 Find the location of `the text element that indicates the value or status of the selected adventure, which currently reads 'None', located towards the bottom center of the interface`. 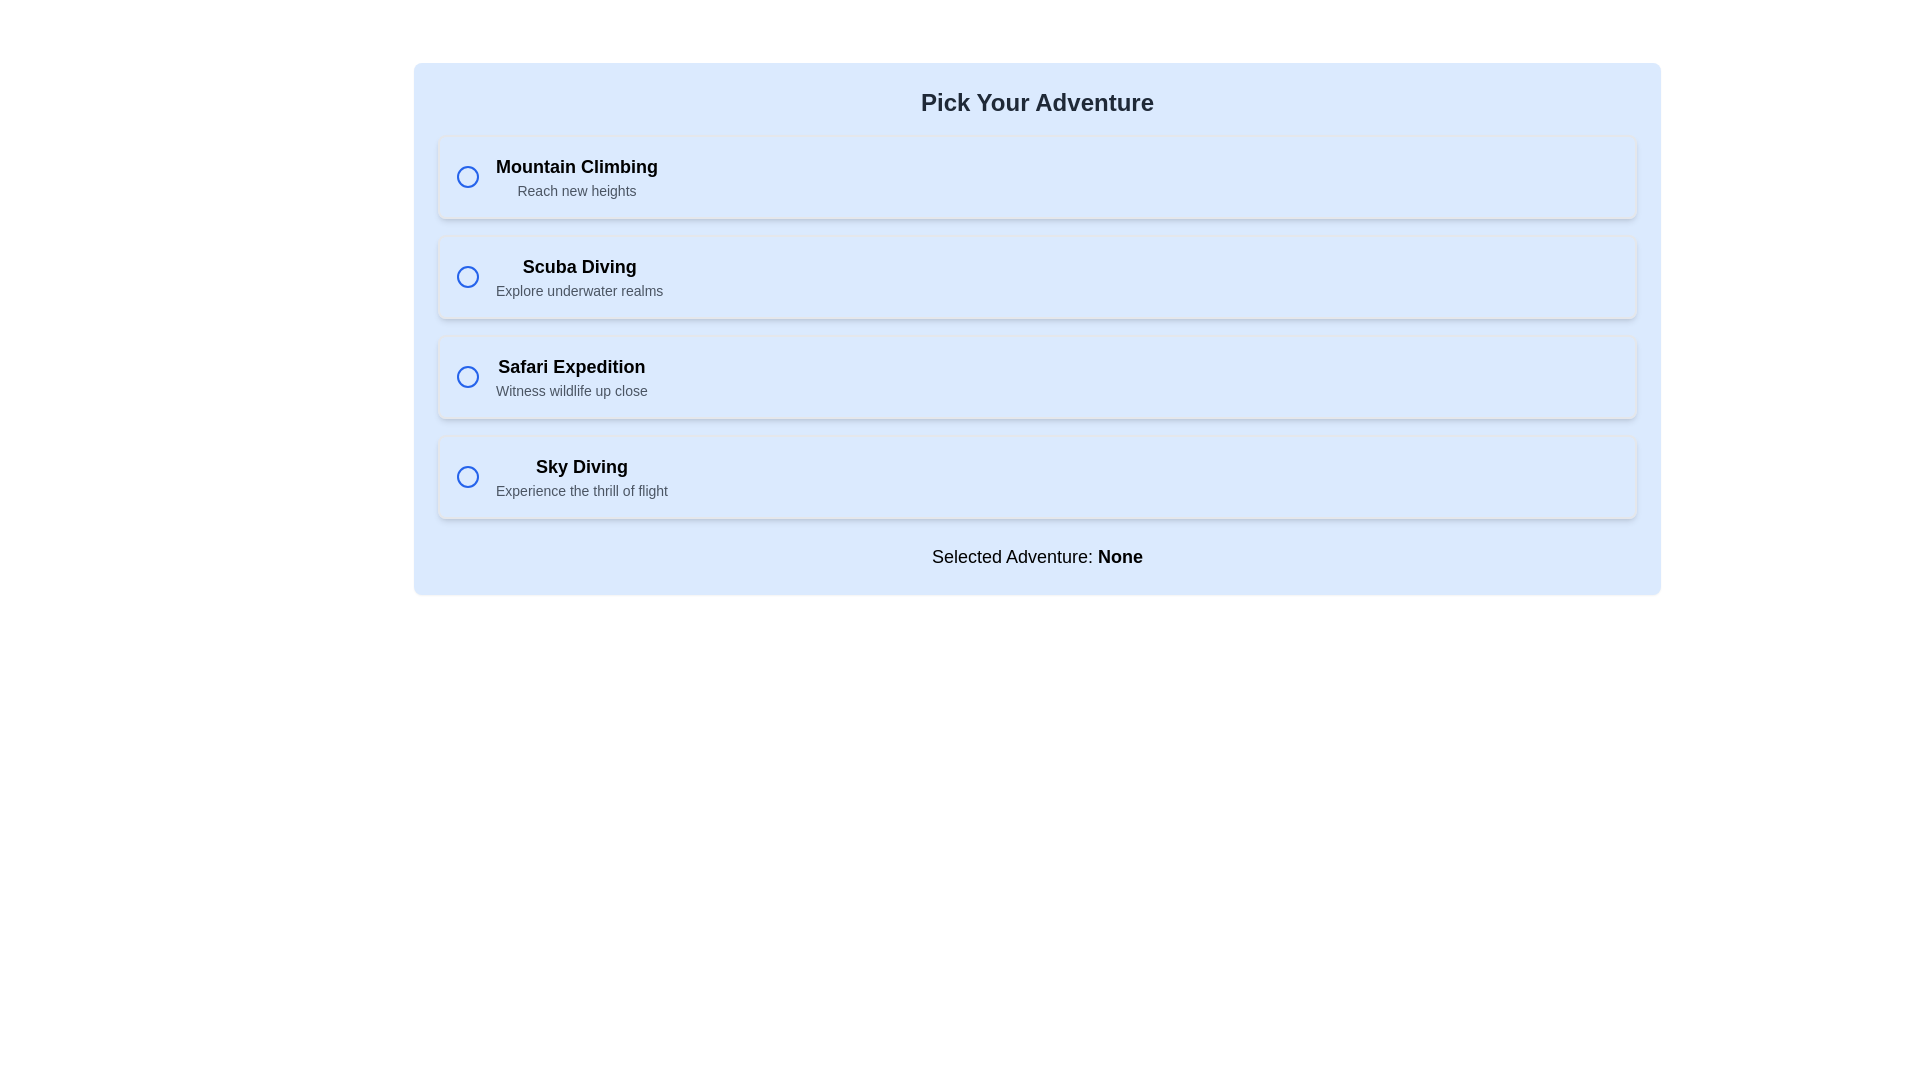

the text element that indicates the value or status of the selected adventure, which currently reads 'None', located towards the bottom center of the interface is located at coordinates (1120, 556).